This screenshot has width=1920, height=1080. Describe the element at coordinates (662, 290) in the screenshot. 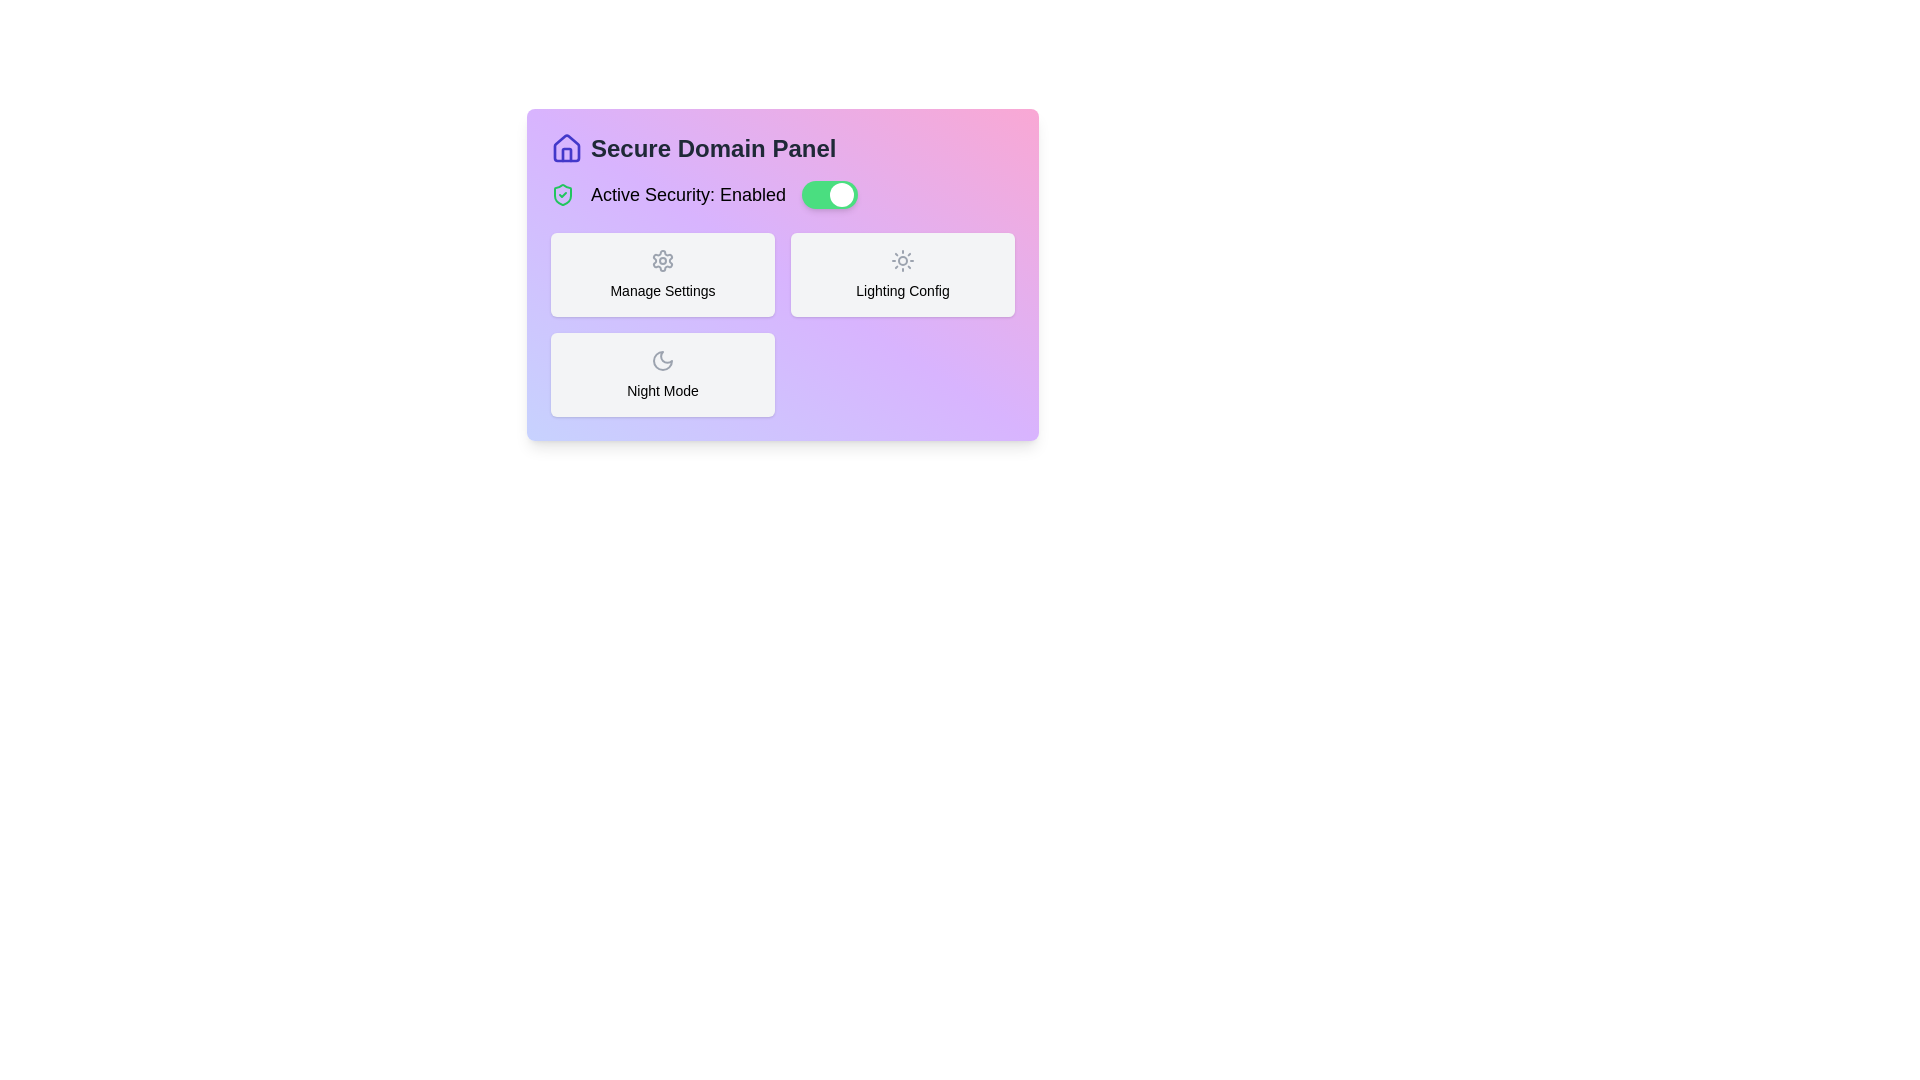

I see `the Text label that describes the button for managing settings, which is part of a rectangular button with a gear icon above it, located in the top-left section of the grid layout` at that location.